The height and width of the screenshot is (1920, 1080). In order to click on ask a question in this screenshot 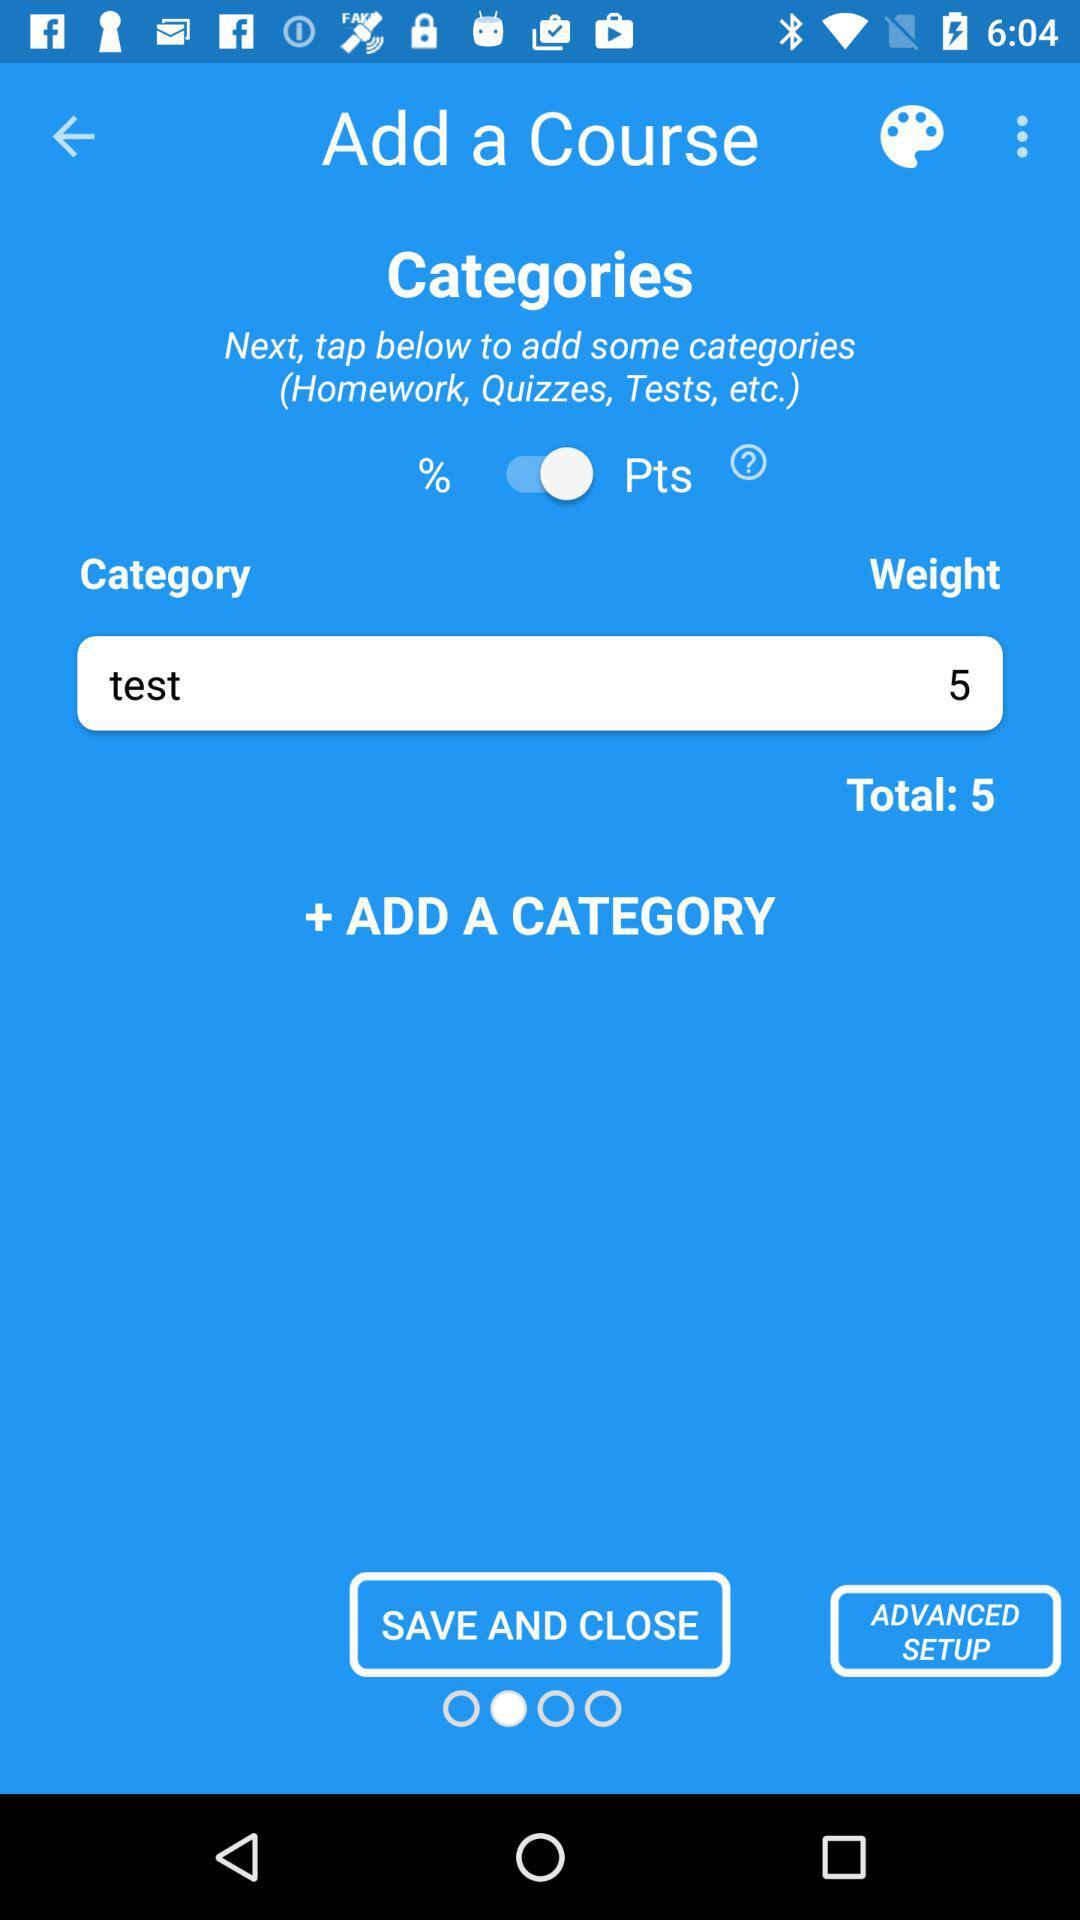, I will do `click(748, 460)`.